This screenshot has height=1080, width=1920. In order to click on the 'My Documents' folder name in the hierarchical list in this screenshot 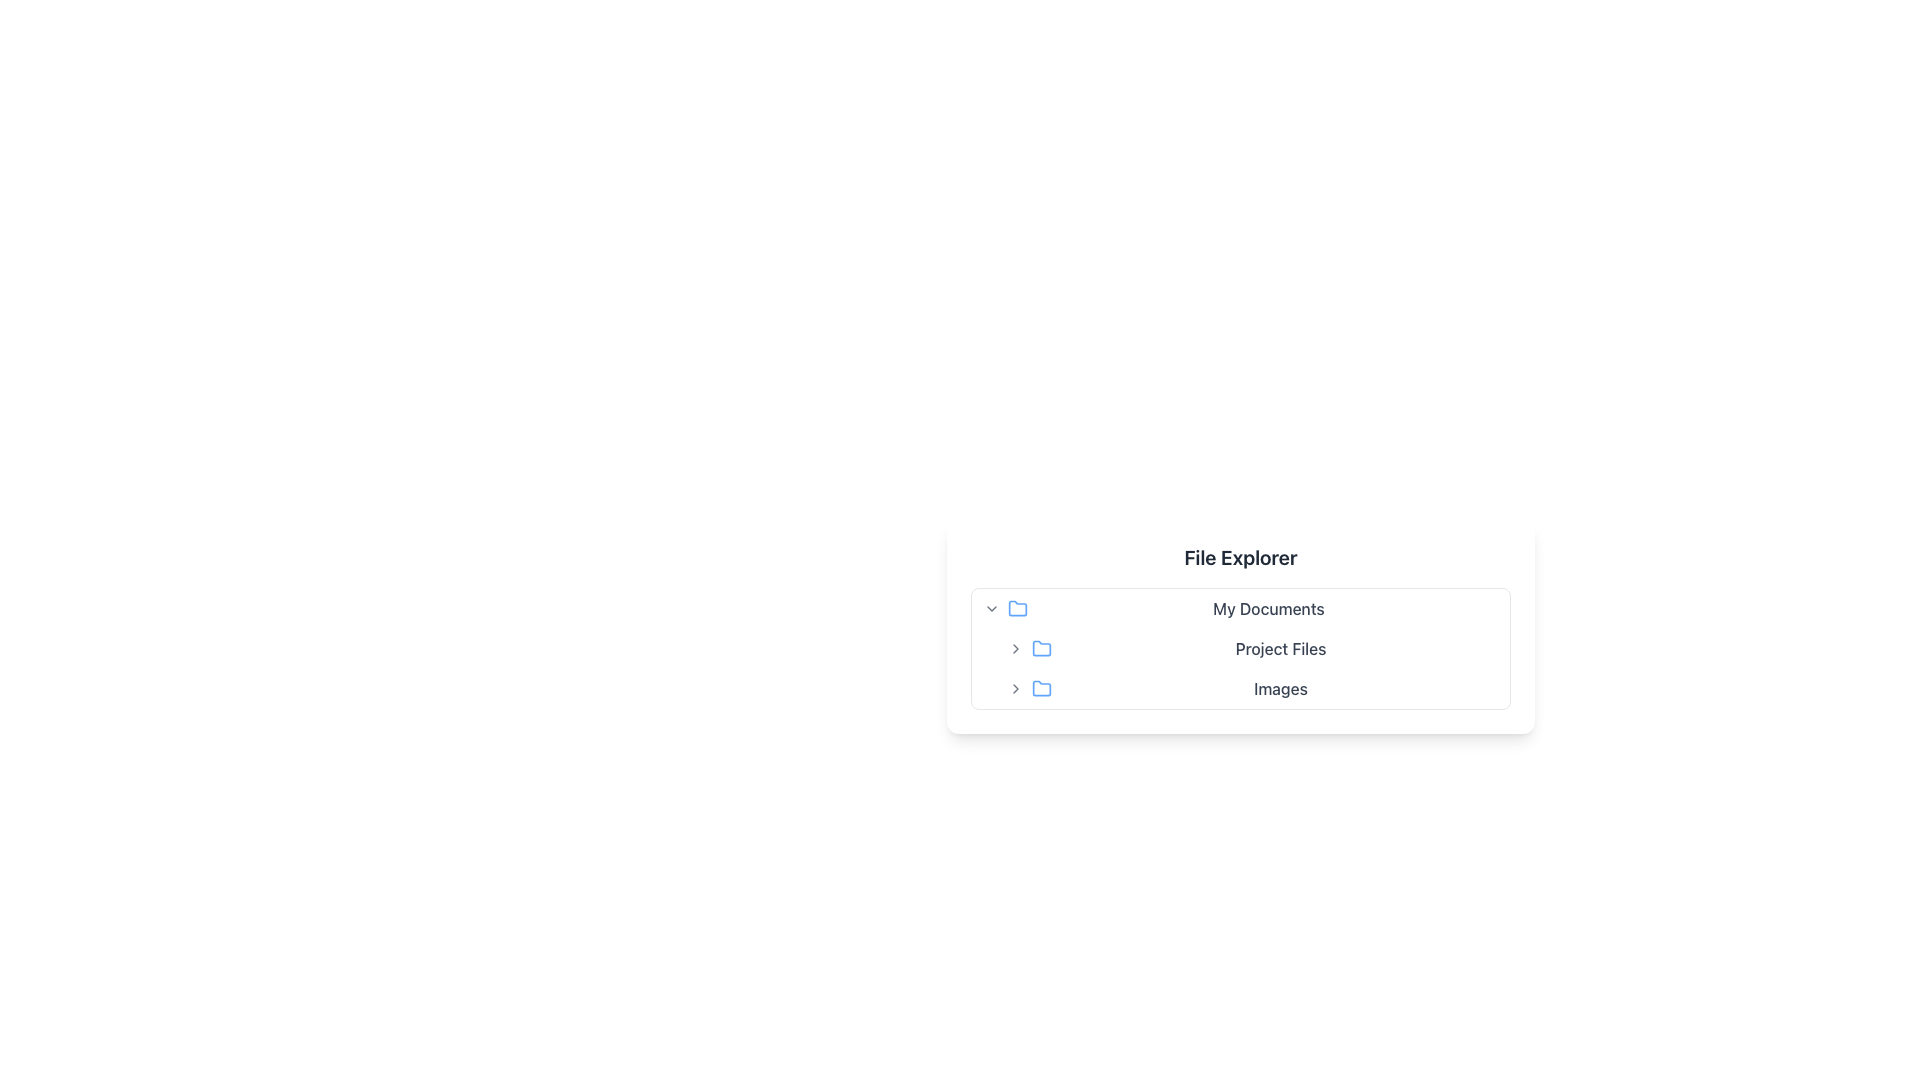, I will do `click(1240, 608)`.